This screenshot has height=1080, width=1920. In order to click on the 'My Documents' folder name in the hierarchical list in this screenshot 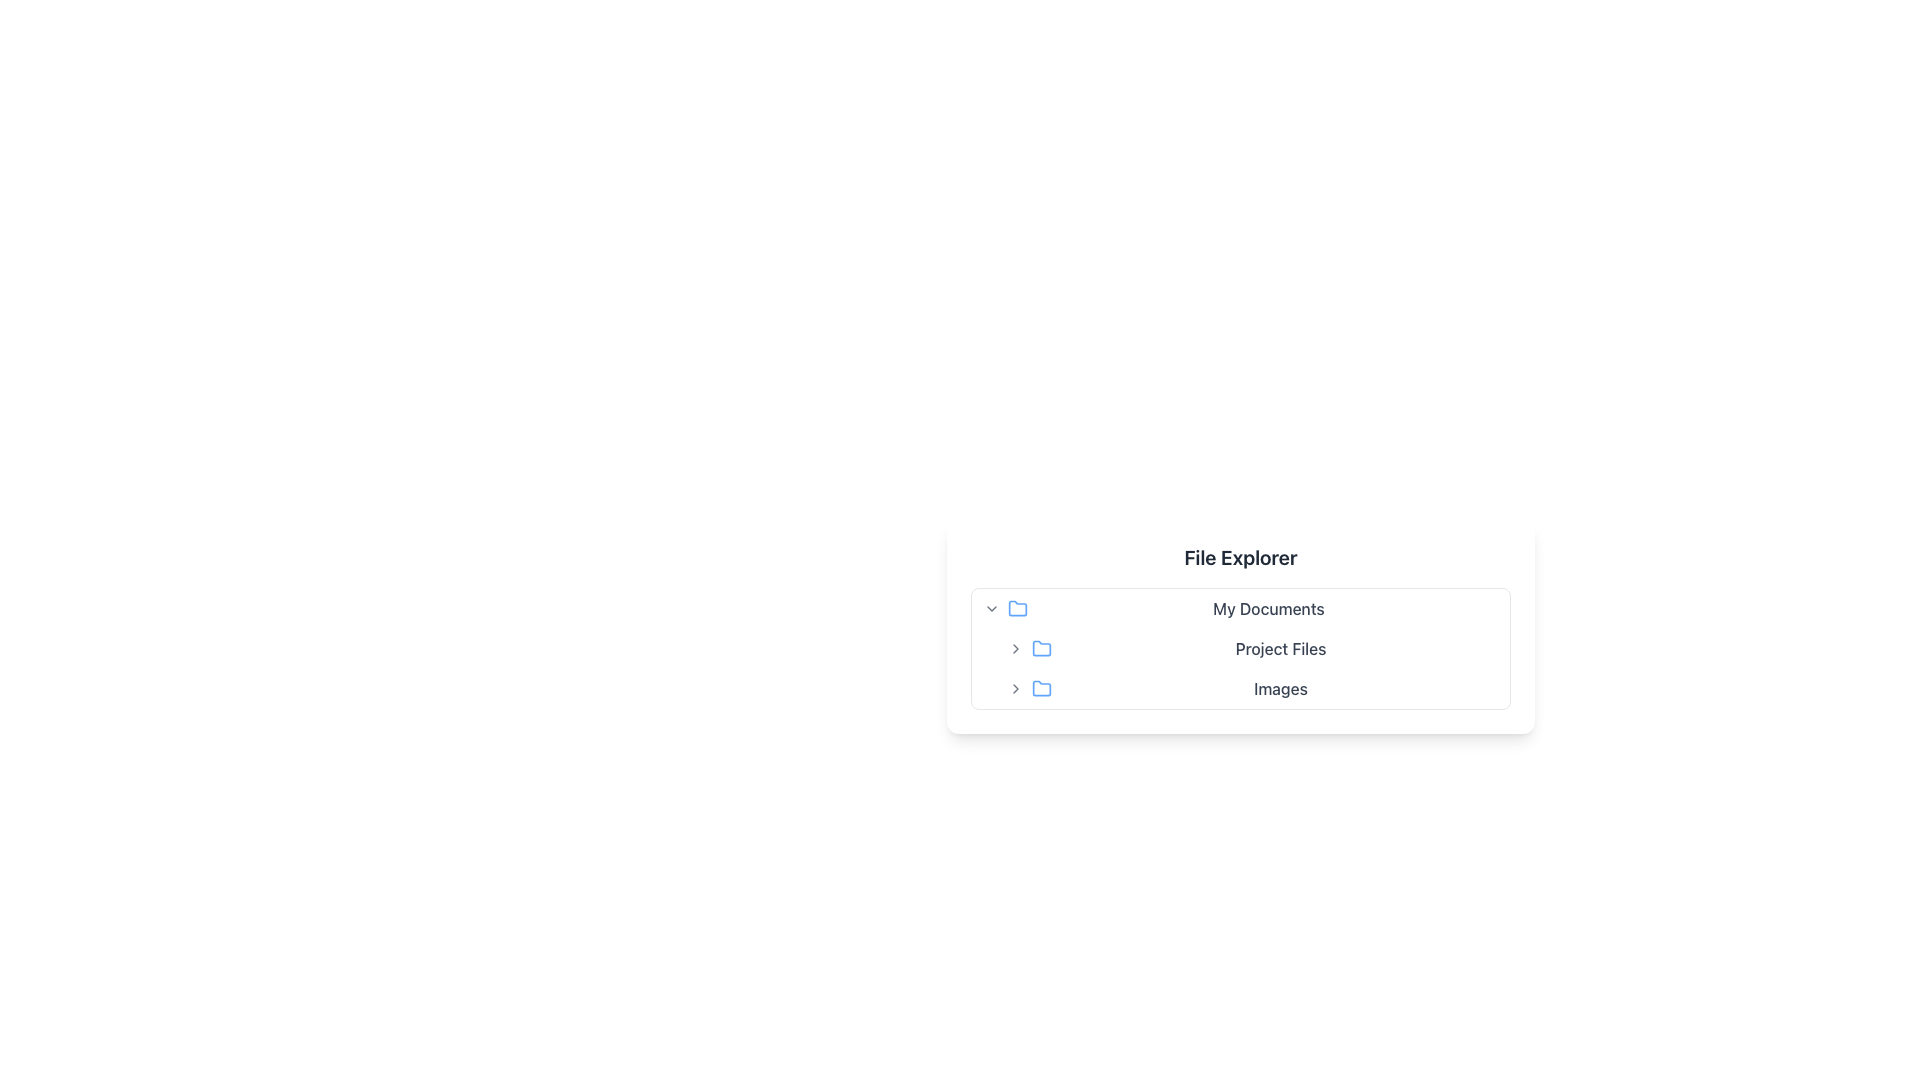, I will do `click(1240, 608)`.